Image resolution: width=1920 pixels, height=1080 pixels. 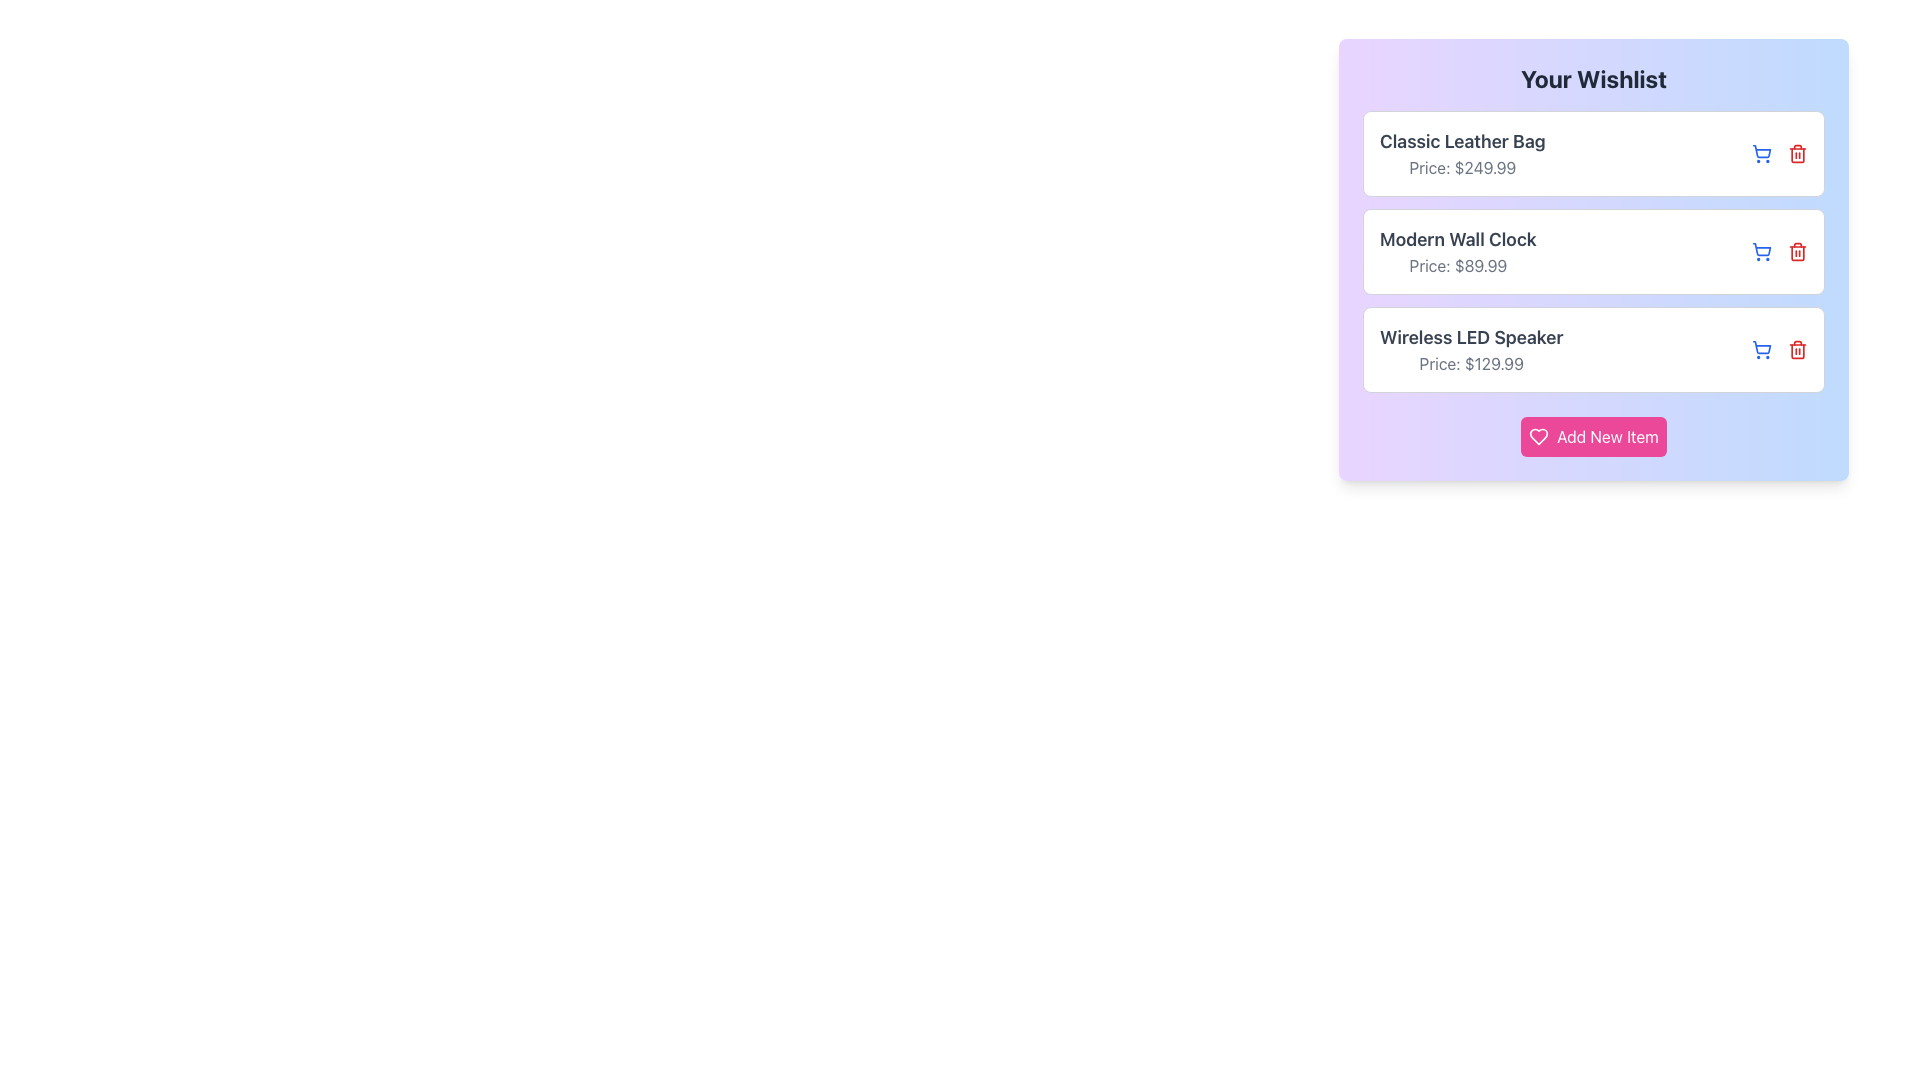 What do you see at coordinates (1458, 250) in the screenshot?
I see `the text element displaying the name and price of an item in the second card of the 'Your Wishlist' section` at bounding box center [1458, 250].